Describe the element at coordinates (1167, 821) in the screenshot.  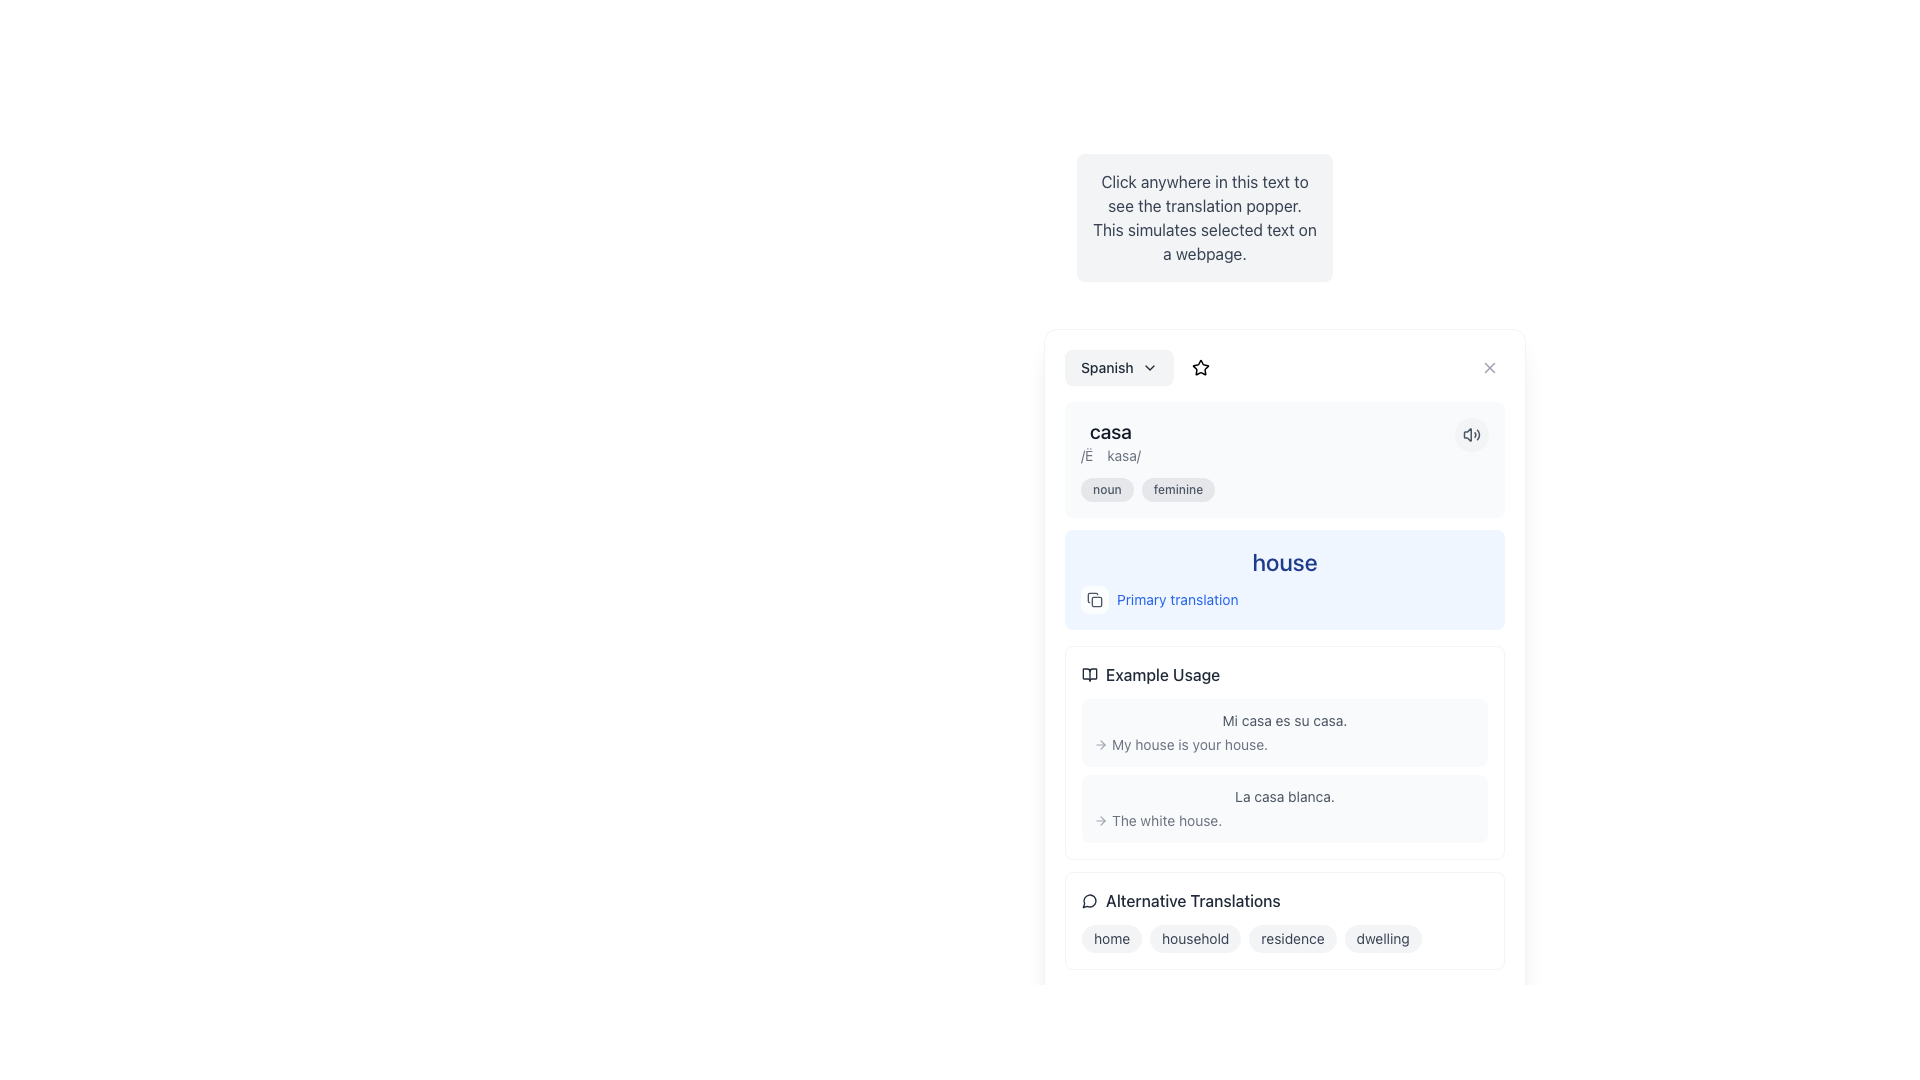
I see `the text displaying the phrase 'The white house.' styled in gray font color and belonging to the CSS class 'text-gray-500' within the example usage section` at that location.